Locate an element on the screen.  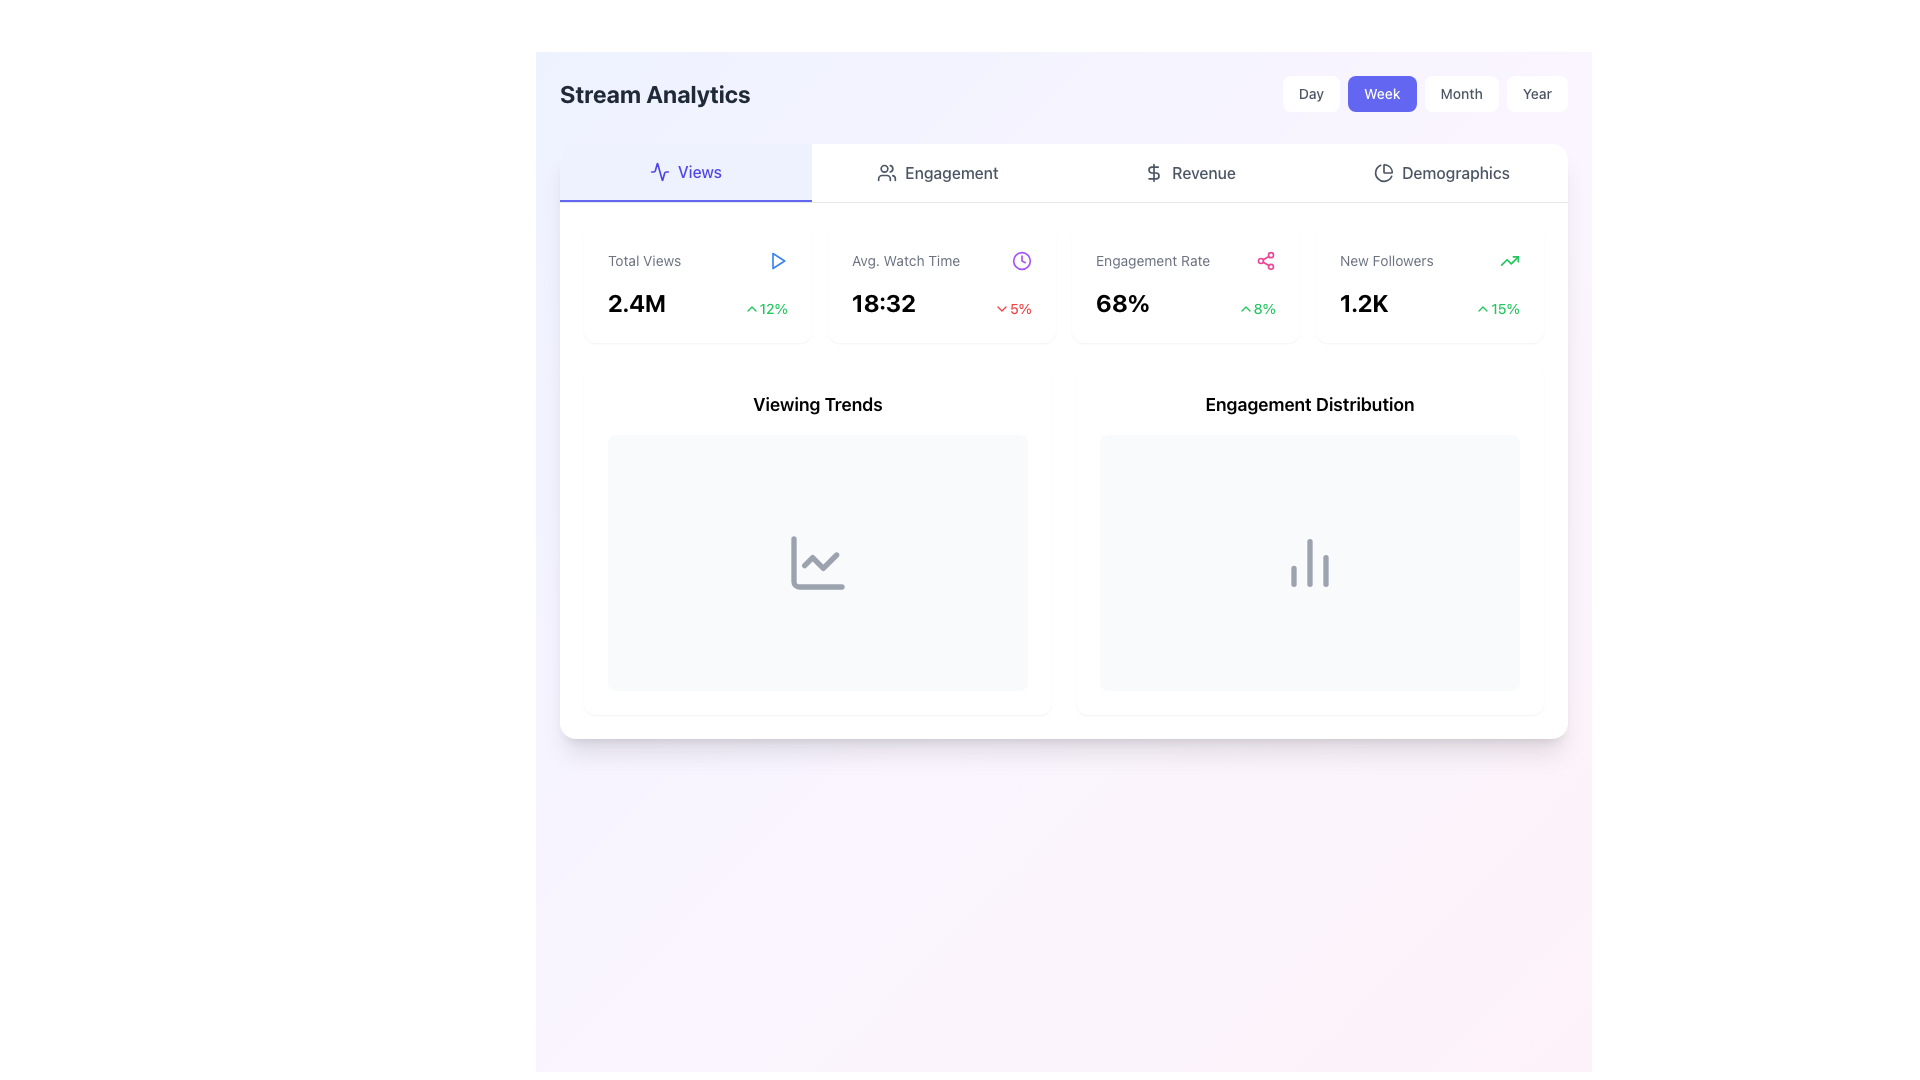
numerical value displayed in the large, bold text label '1.2K' located in the top-right portion of the dashboard, under the 'New Followers' header is located at coordinates (1363, 303).